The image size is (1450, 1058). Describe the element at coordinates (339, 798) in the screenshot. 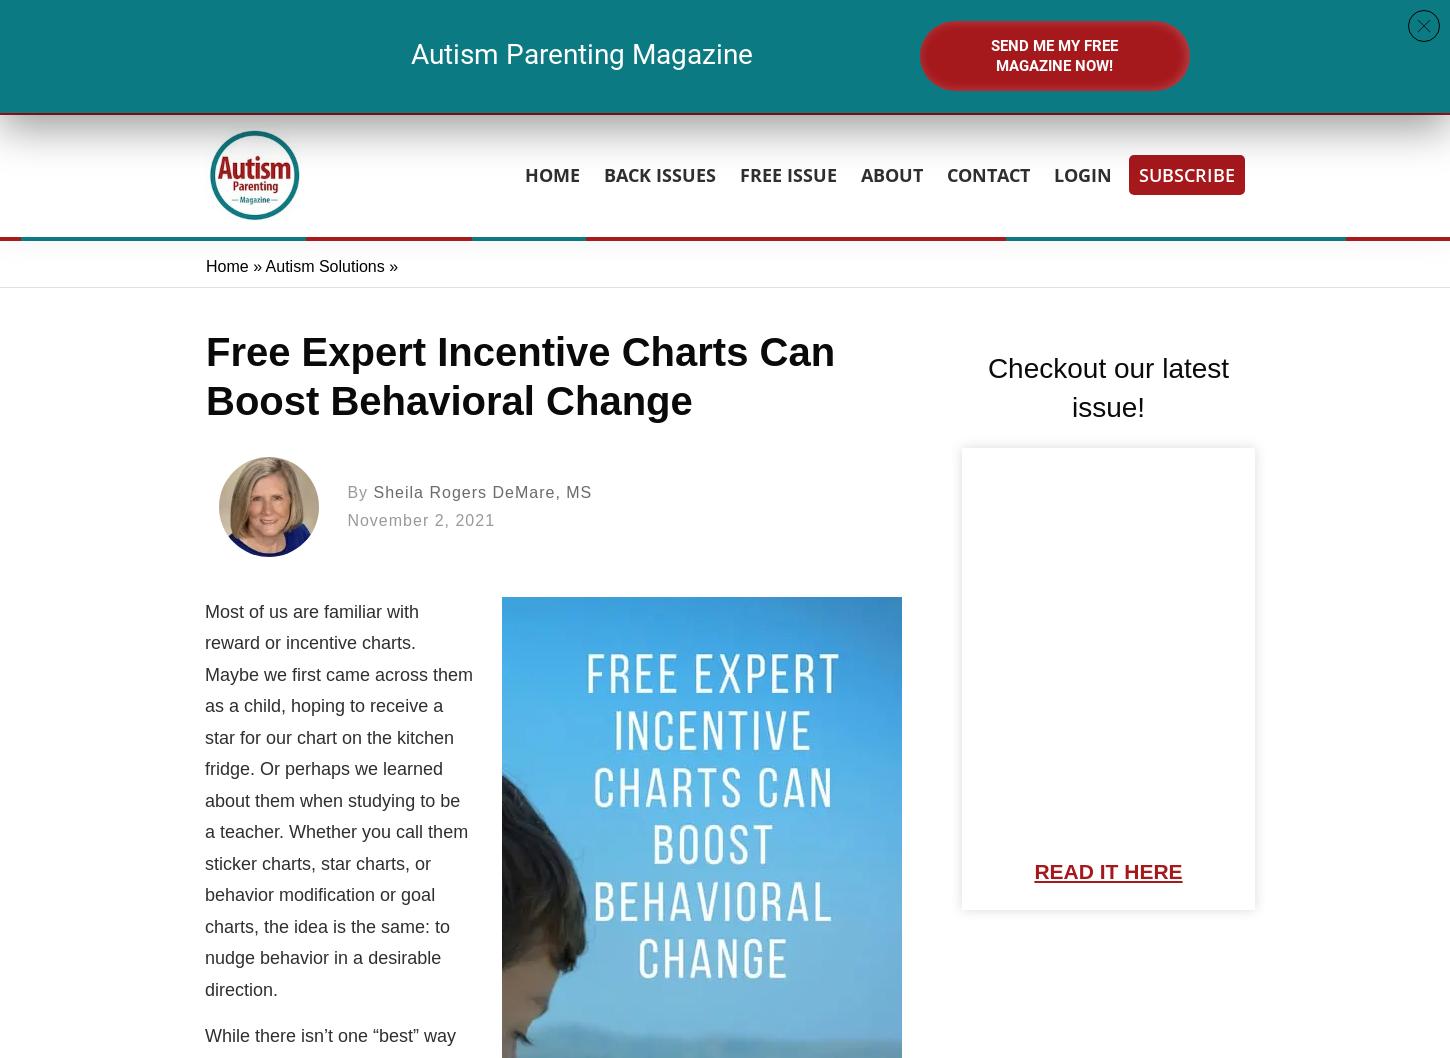

I see `'Most of us are familiar with reward or incentive charts. Maybe we first came across them as a child, hoping to receive a star for our chart on the kitchen fridge. Or perhaps we learned about them when studying to be a teacher. Whether you call them sticker charts, star charts, or behavior modification or goal charts, the idea is the same: to nudge behavior in a desirable direction.'` at that location.